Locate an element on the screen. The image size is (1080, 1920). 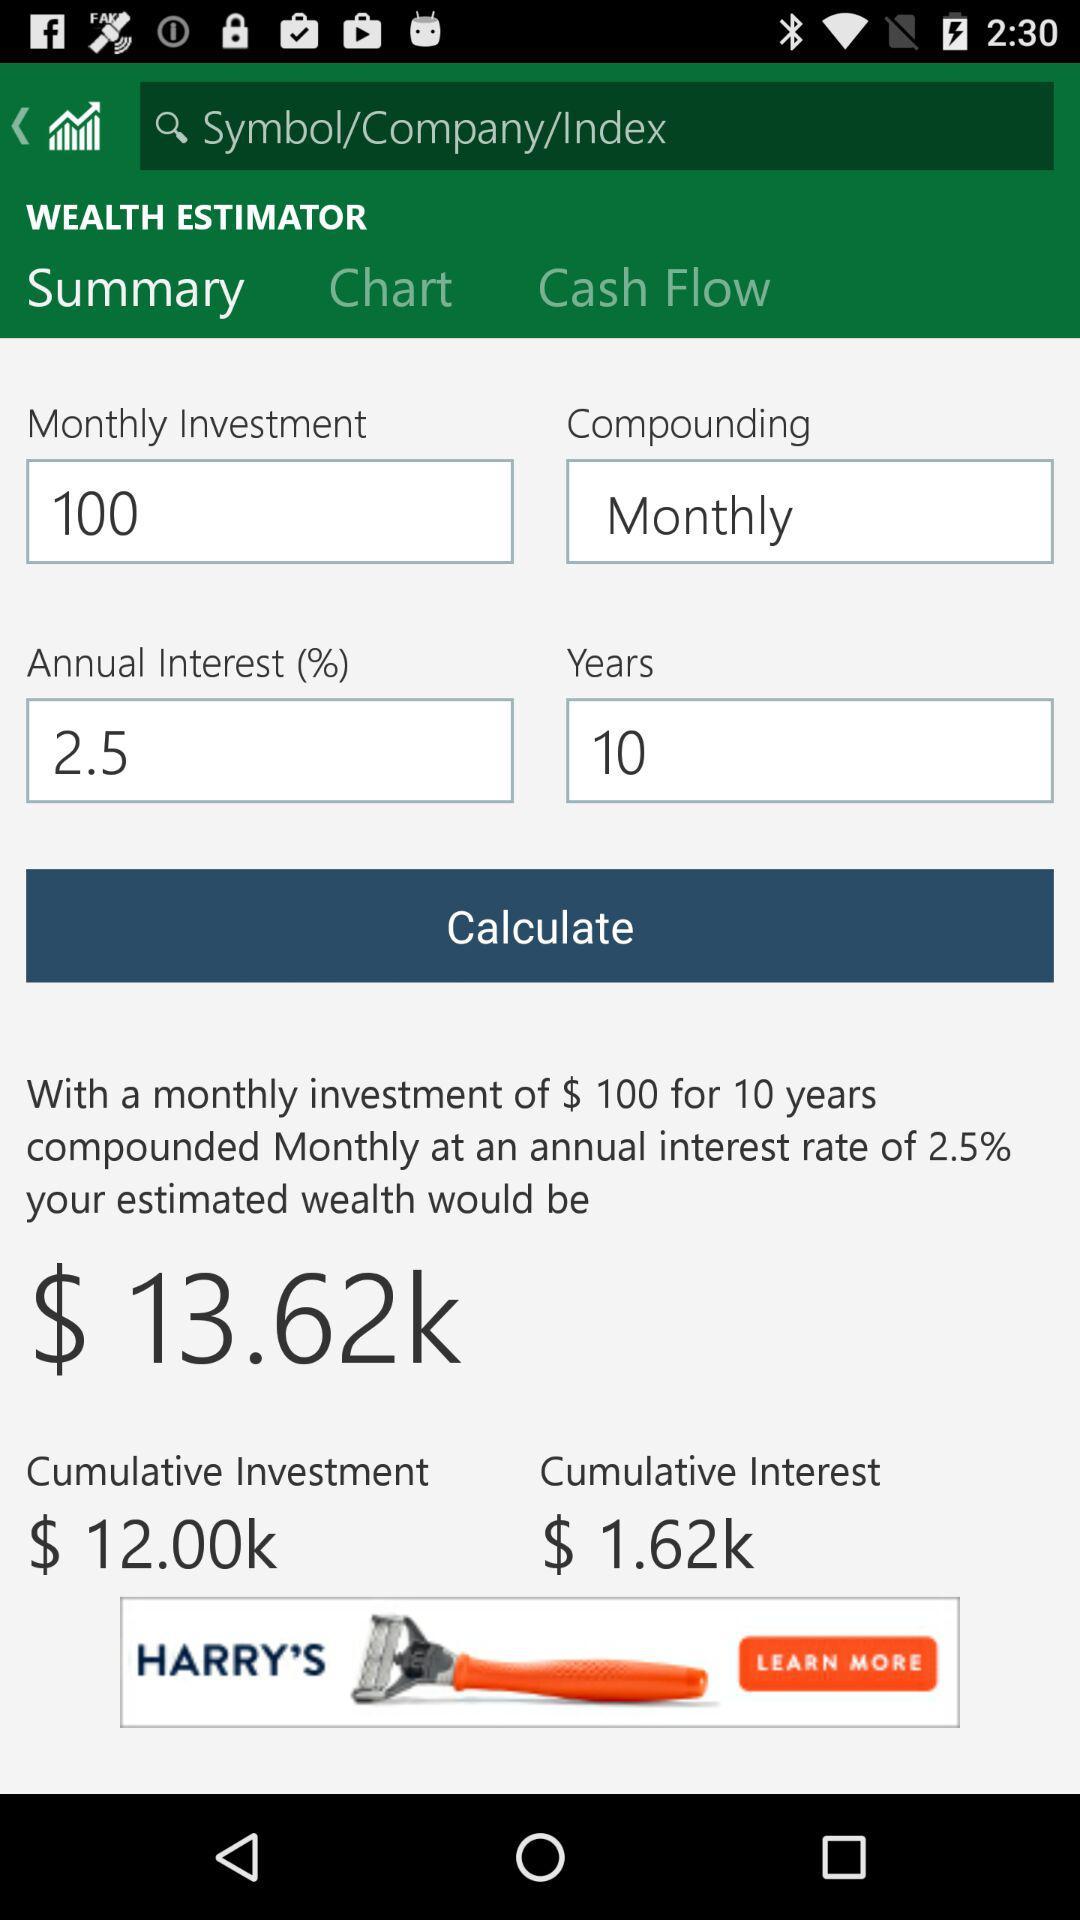
the item next to summary item is located at coordinates (405, 290).